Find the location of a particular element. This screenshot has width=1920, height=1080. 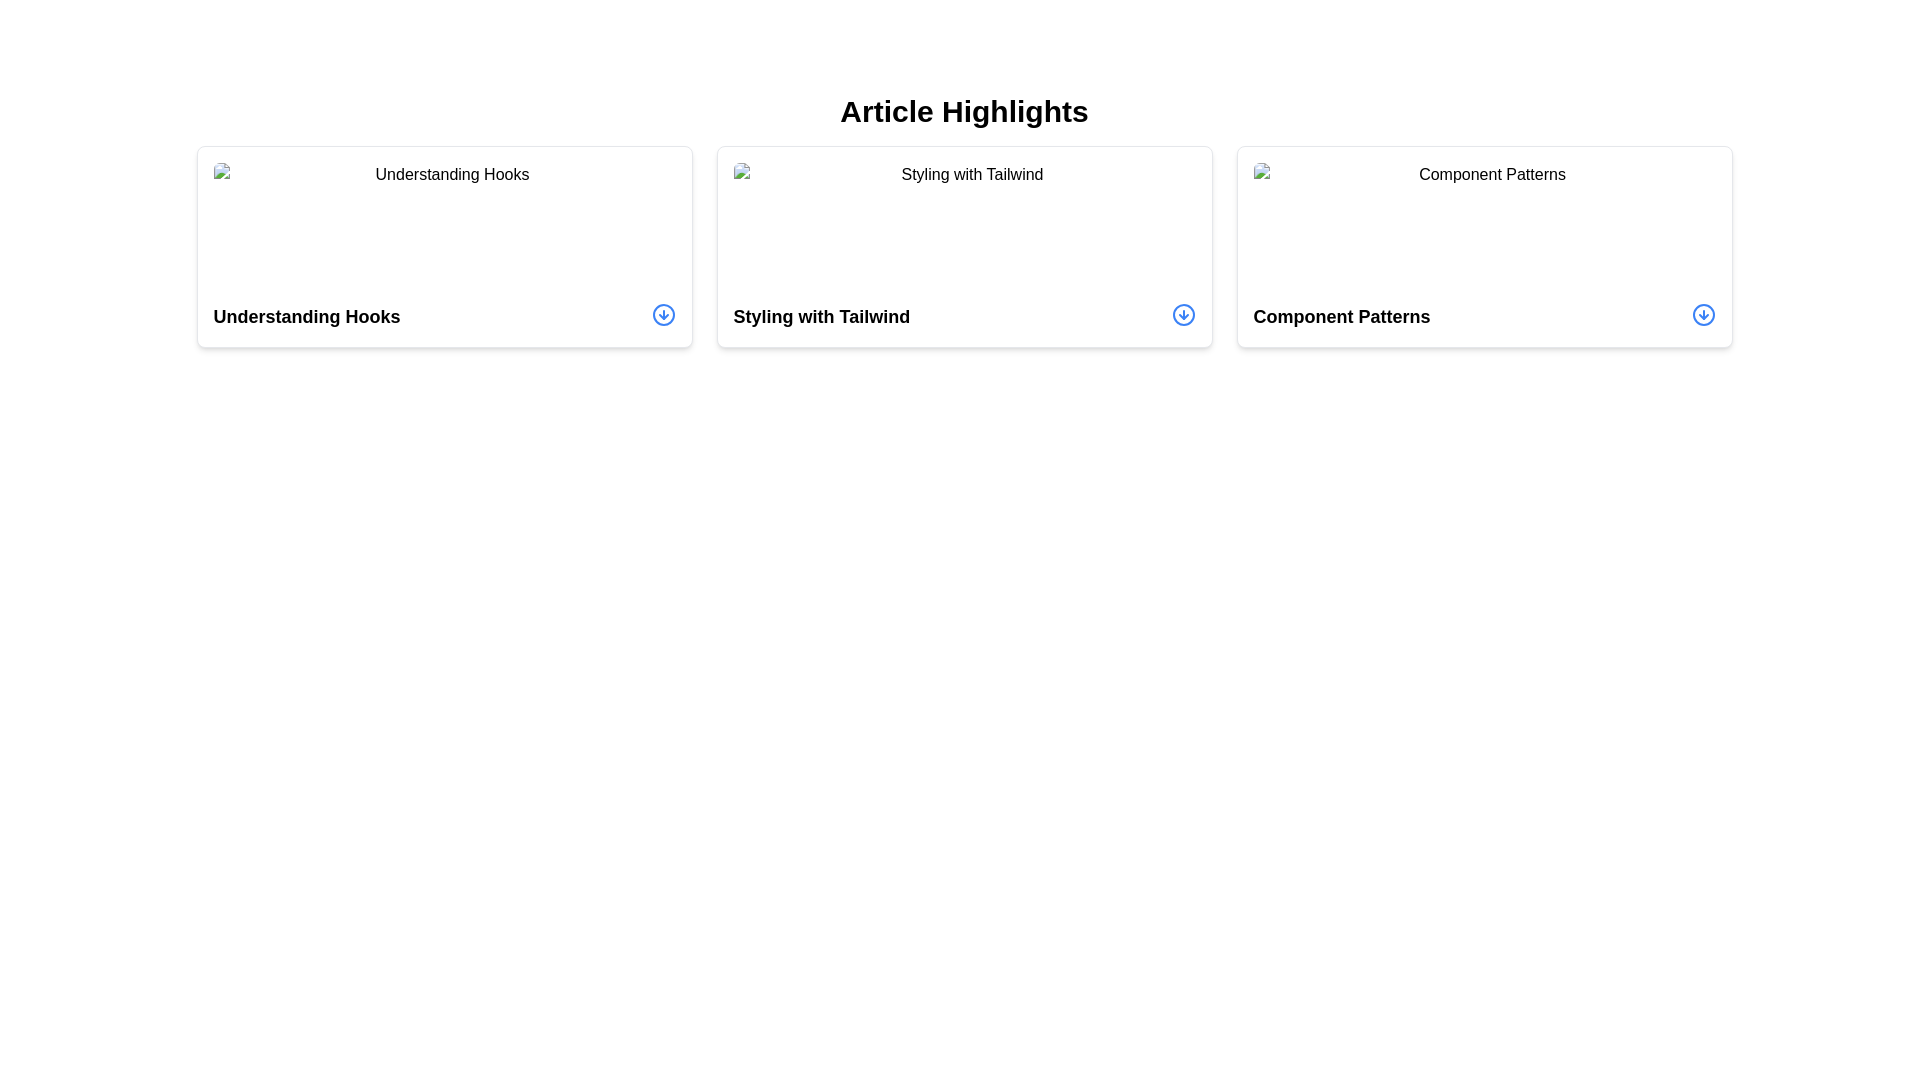

text element that serves as the title for the middle card in the series of three cards is located at coordinates (821, 315).